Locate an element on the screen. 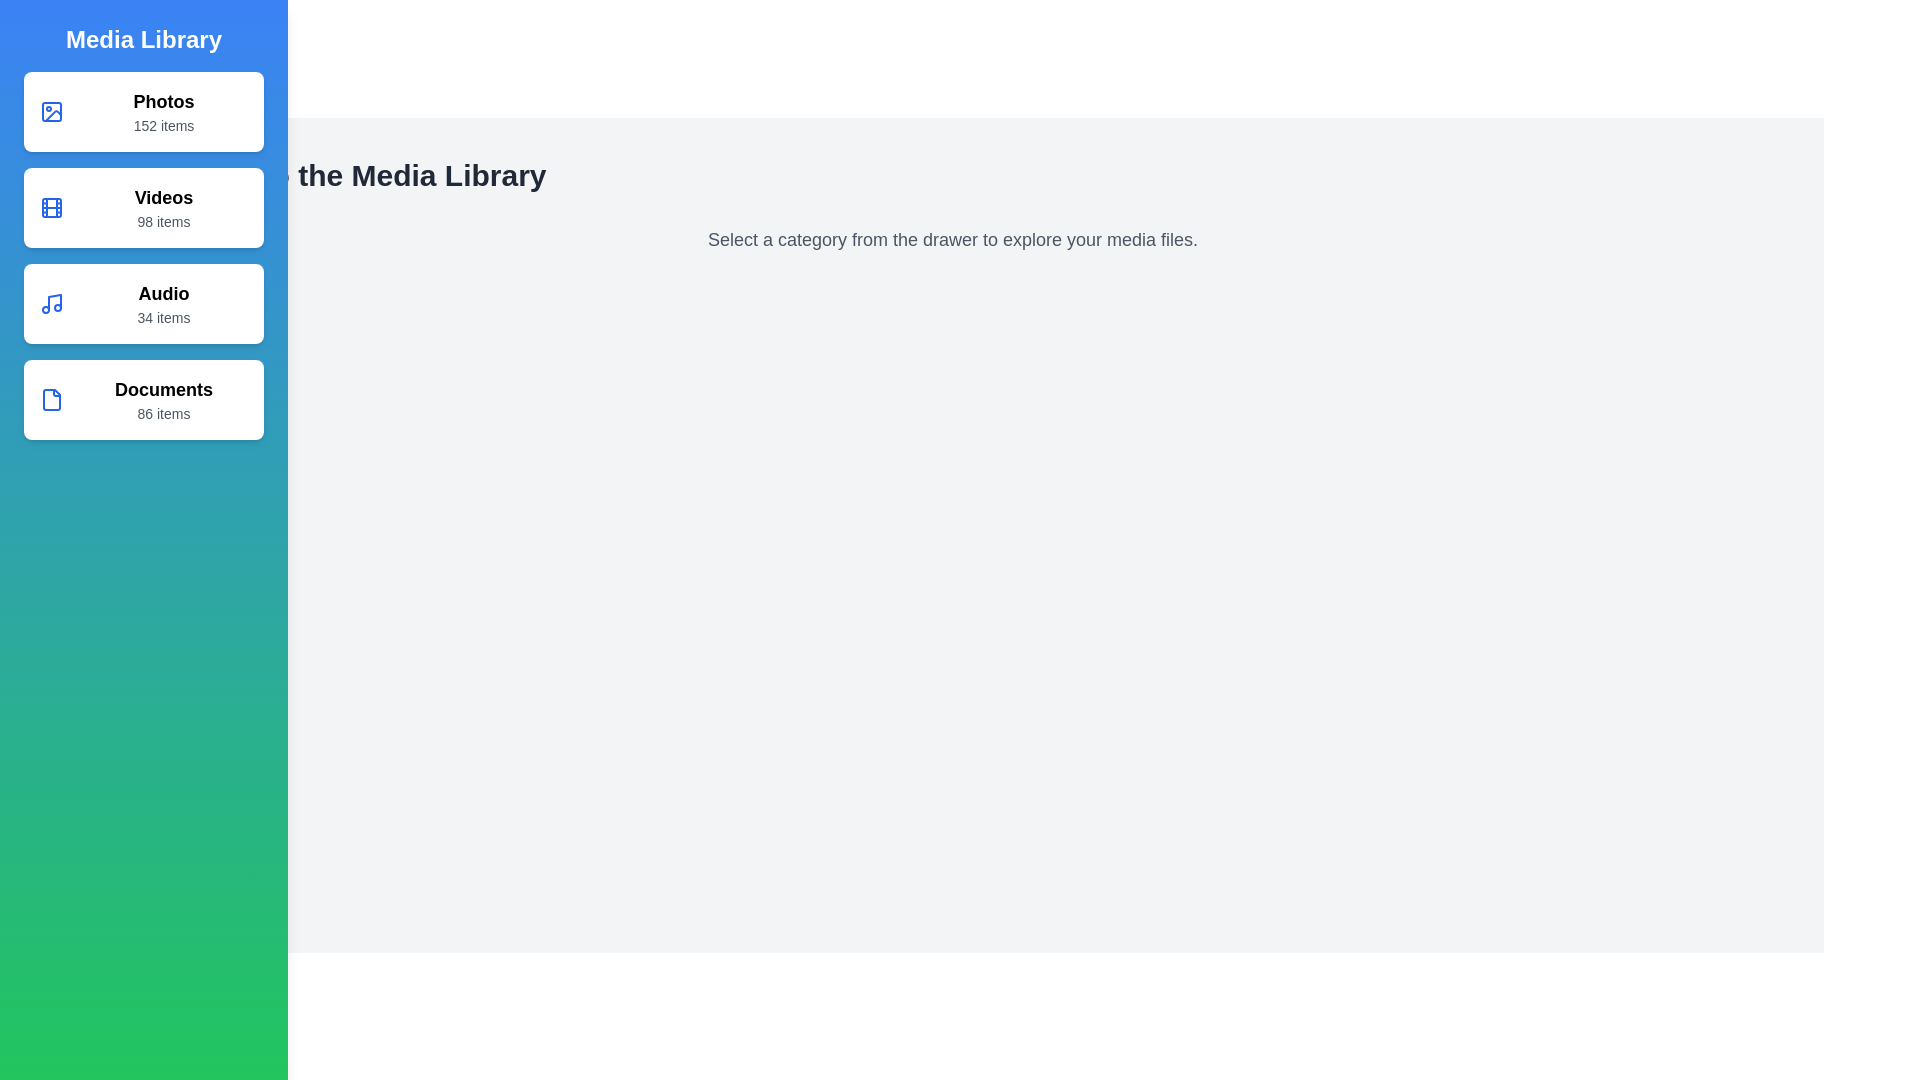 Image resolution: width=1920 pixels, height=1080 pixels. the media category Photos to observe its hover effect is located at coordinates (143, 111).